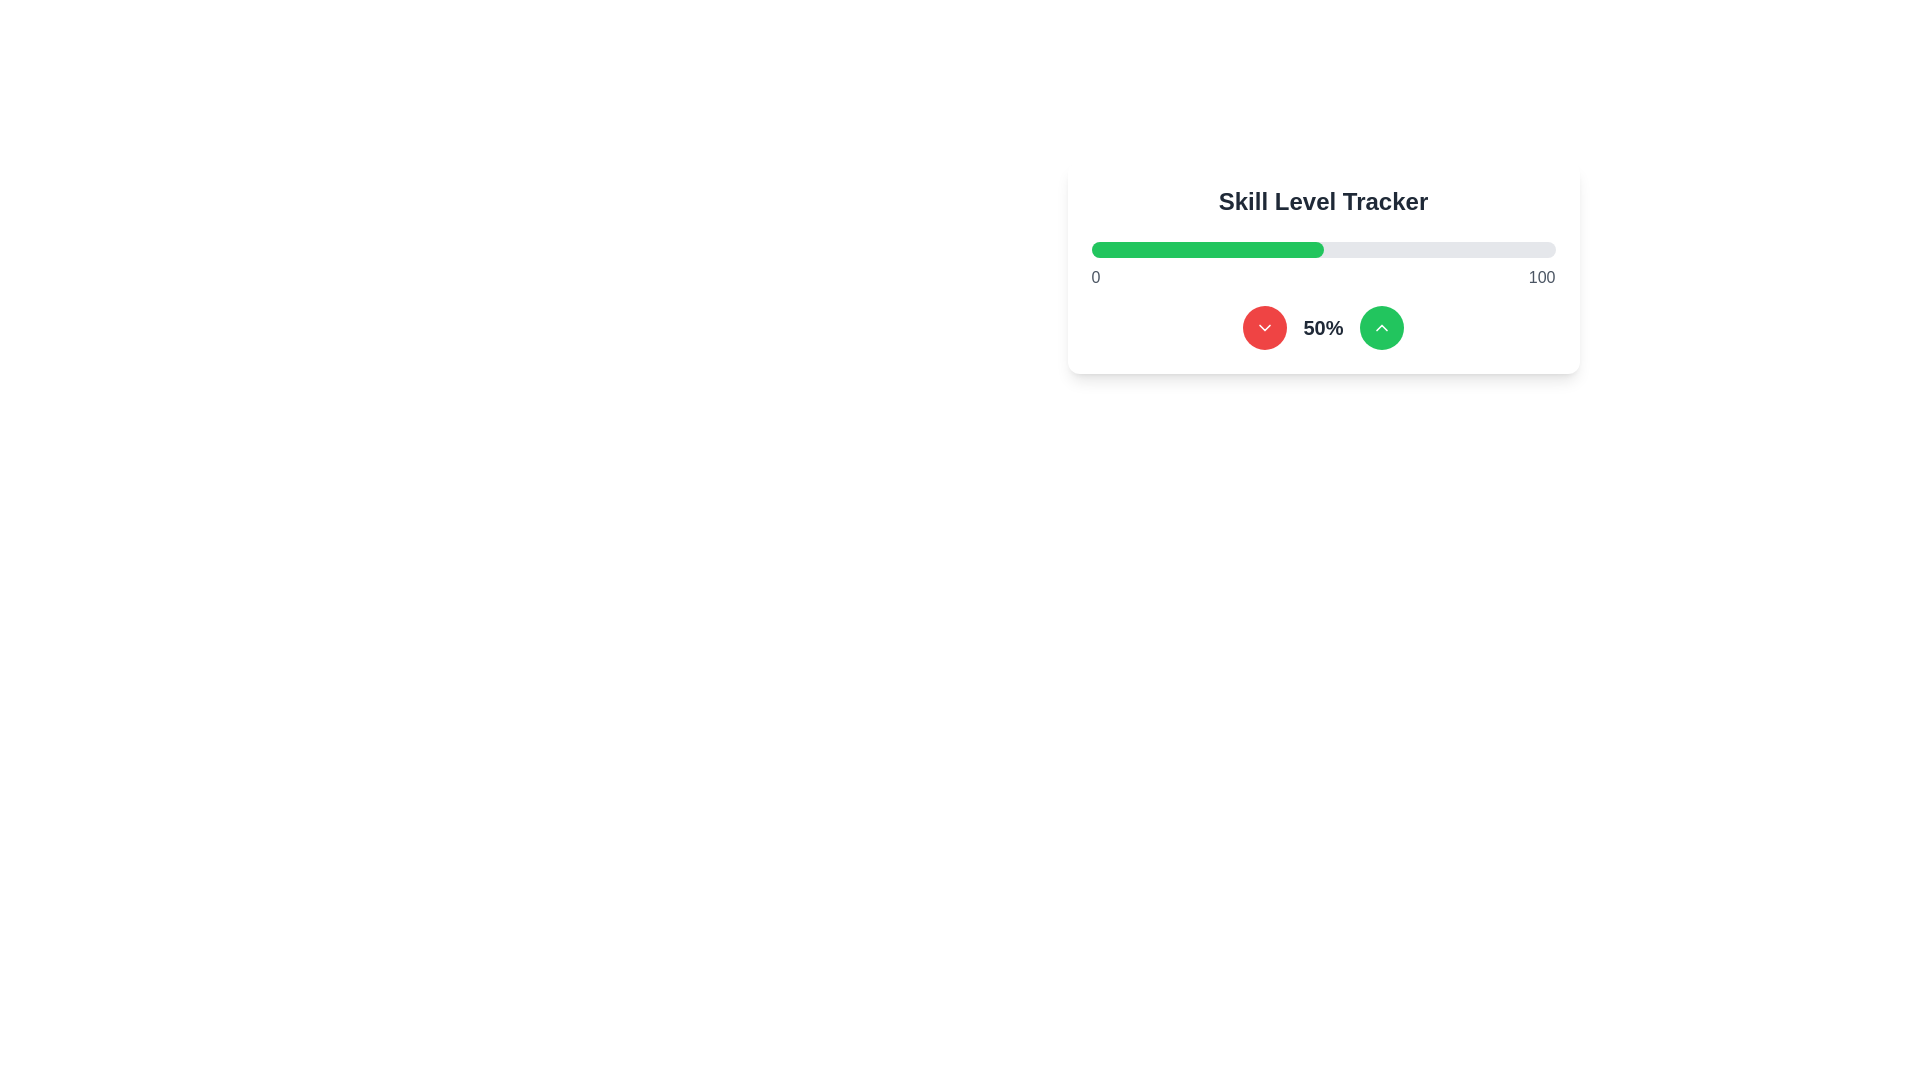 This screenshot has width=1920, height=1080. Describe the element at coordinates (1264, 326) in the screenshot. I see `the leftmost button that decreases a value, indicated by a downward chevron icon` at that location.